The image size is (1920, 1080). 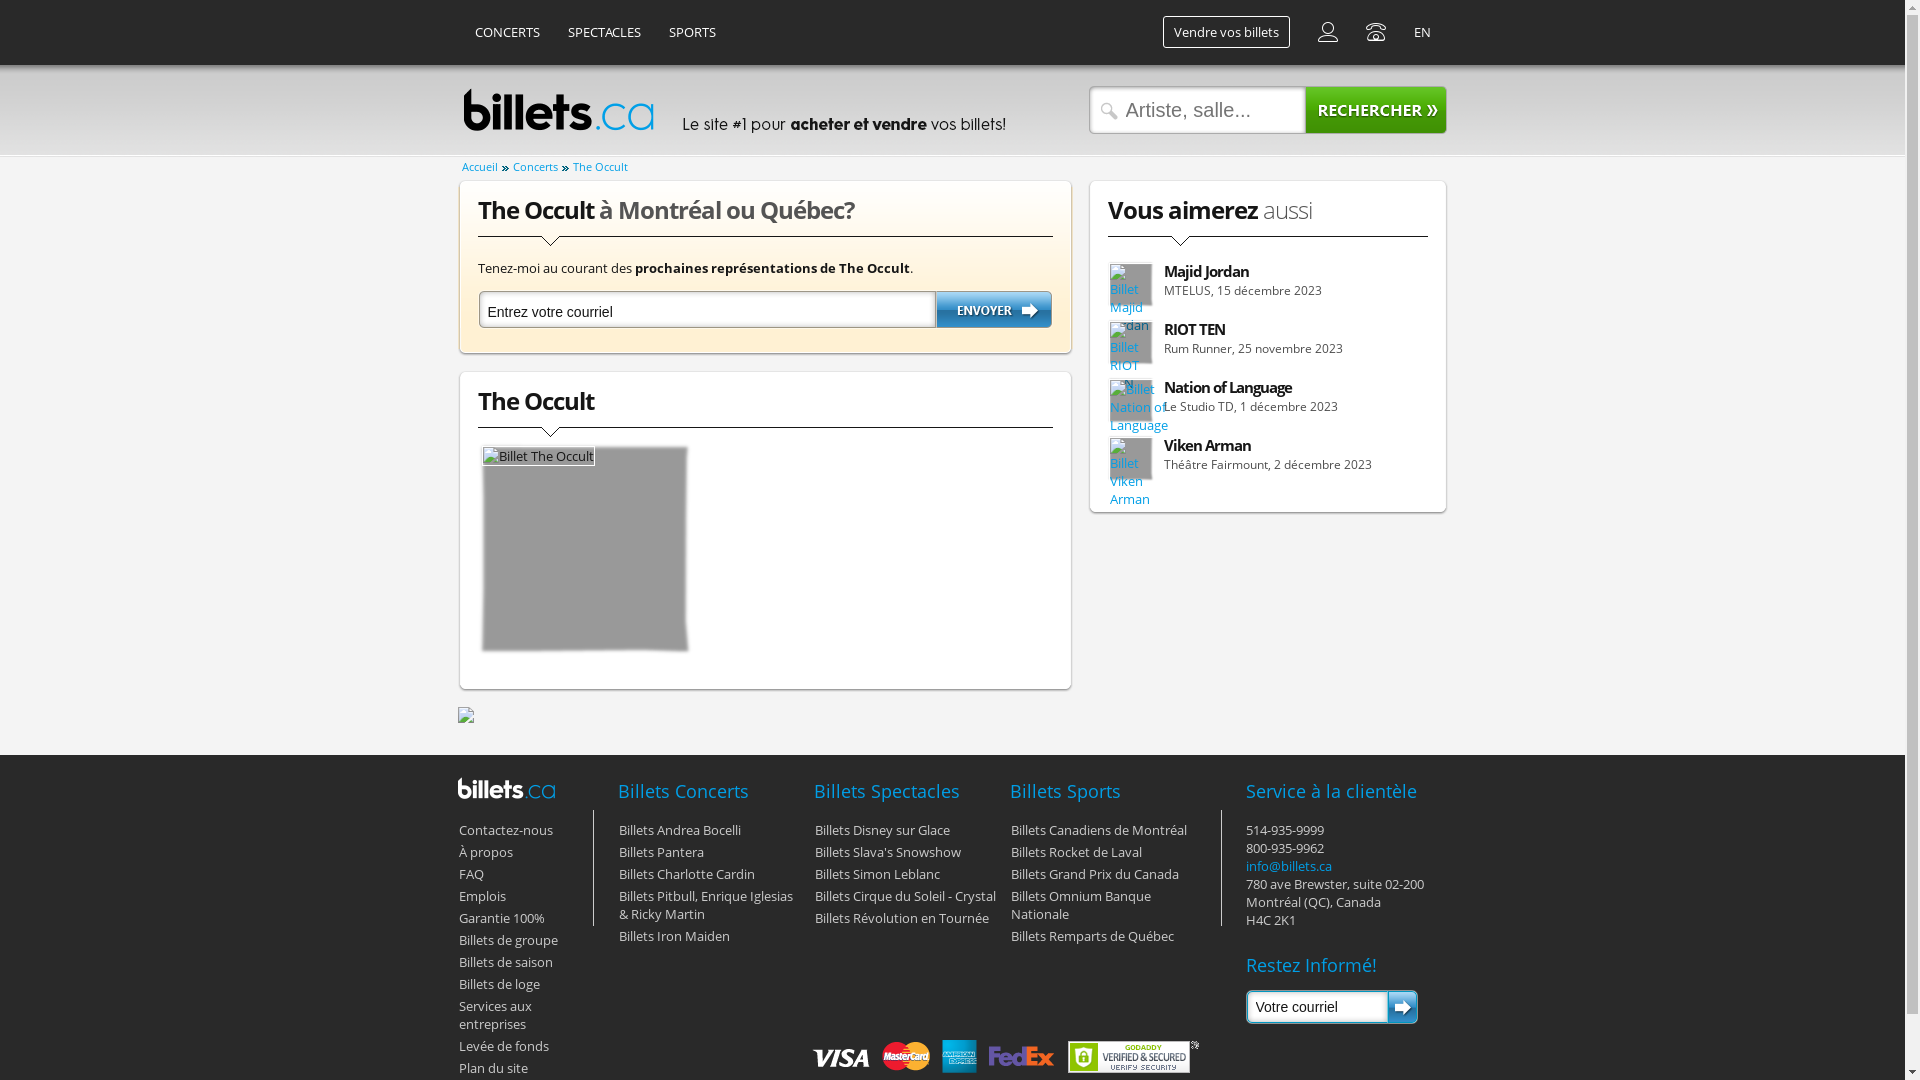 I want to click on 'Billets de saison', so click(x=504, y=960).